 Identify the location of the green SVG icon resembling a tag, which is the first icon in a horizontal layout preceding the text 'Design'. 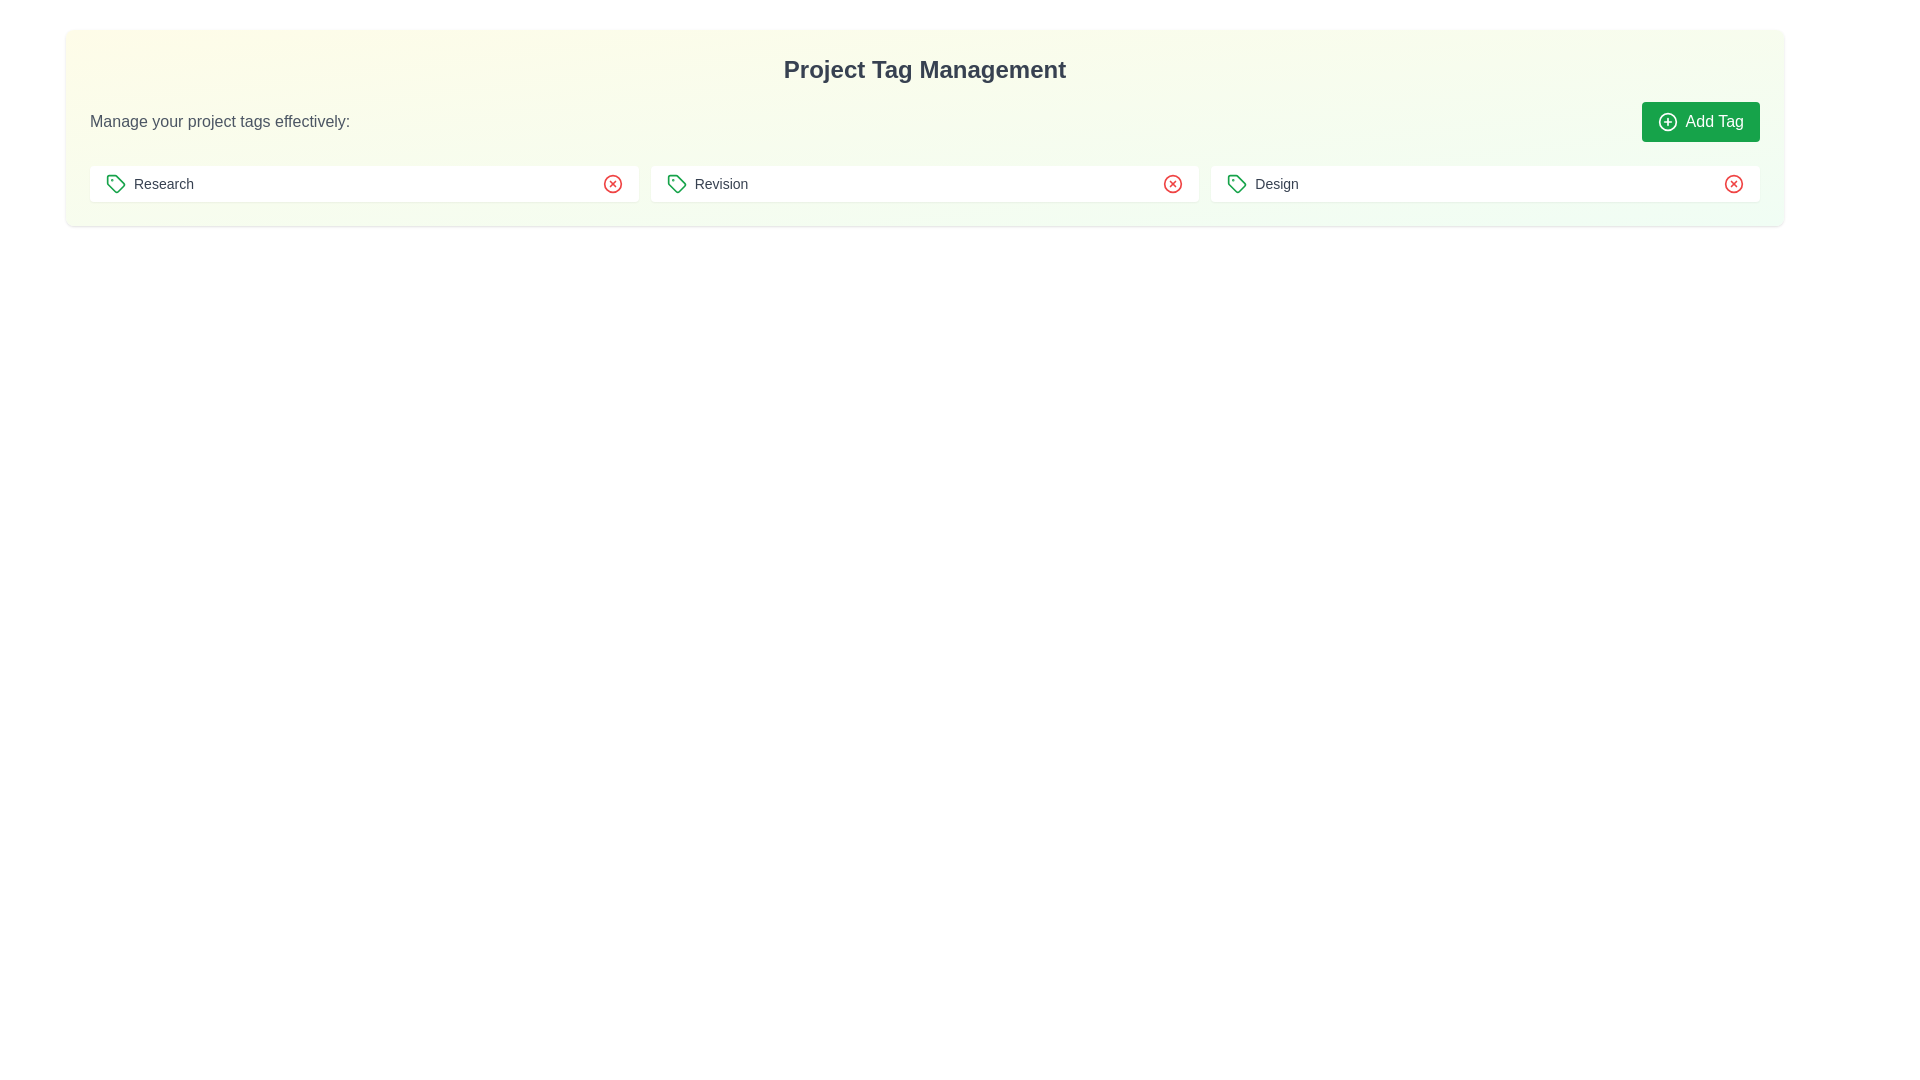
(1236, 184).